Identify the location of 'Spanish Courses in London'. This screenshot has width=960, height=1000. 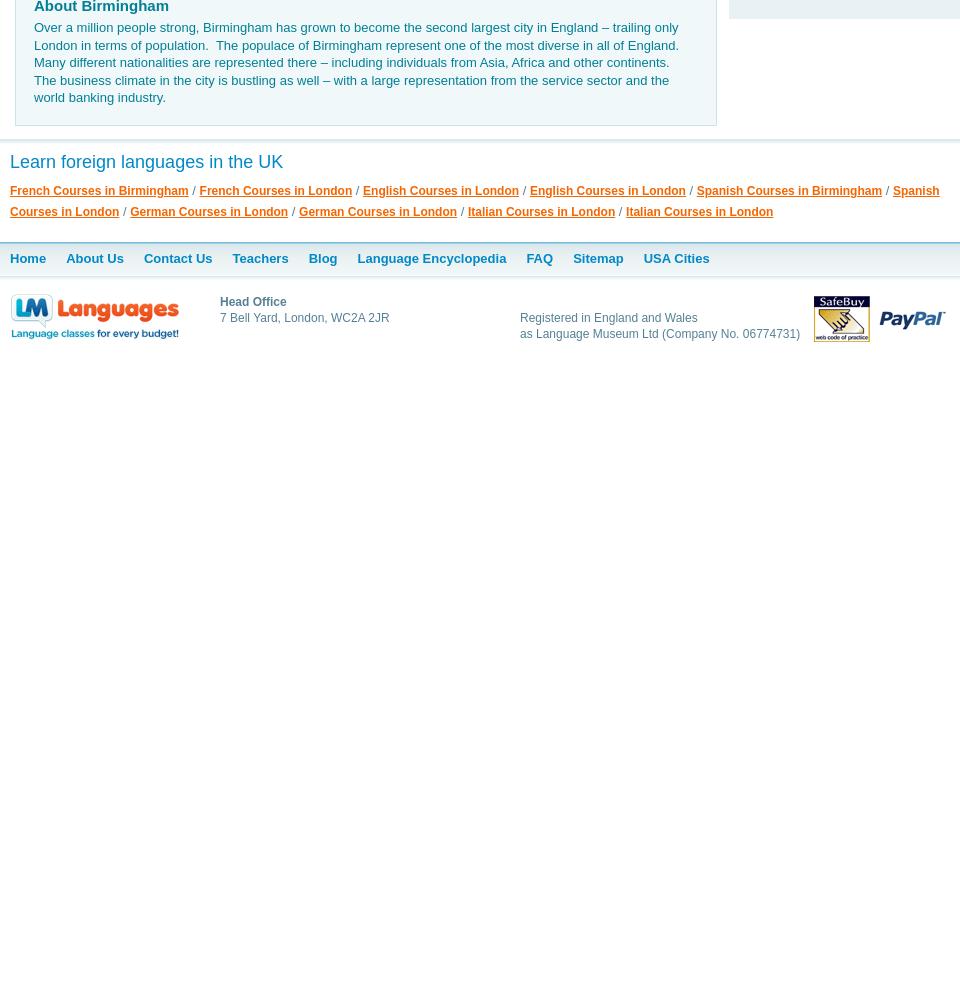
(474, 199).